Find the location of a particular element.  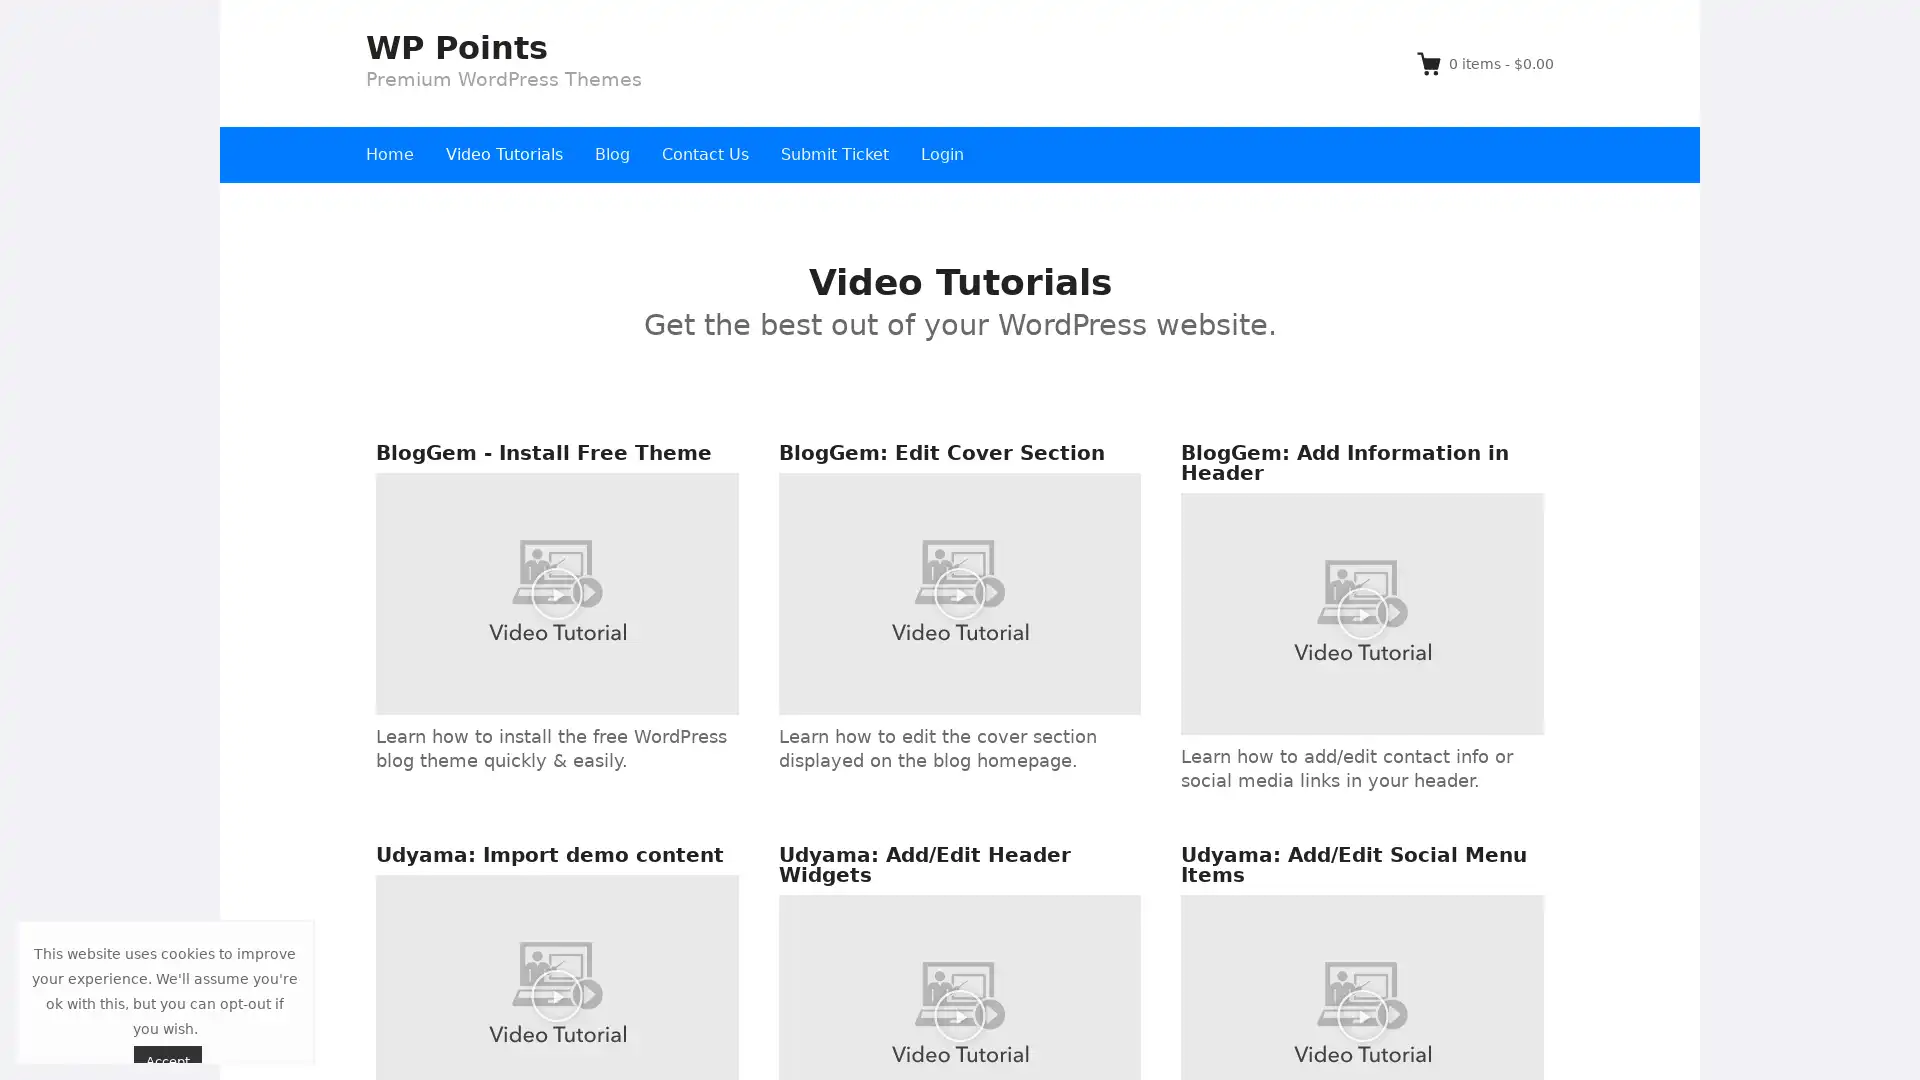

Play Video is located at coordinates (556, 995).